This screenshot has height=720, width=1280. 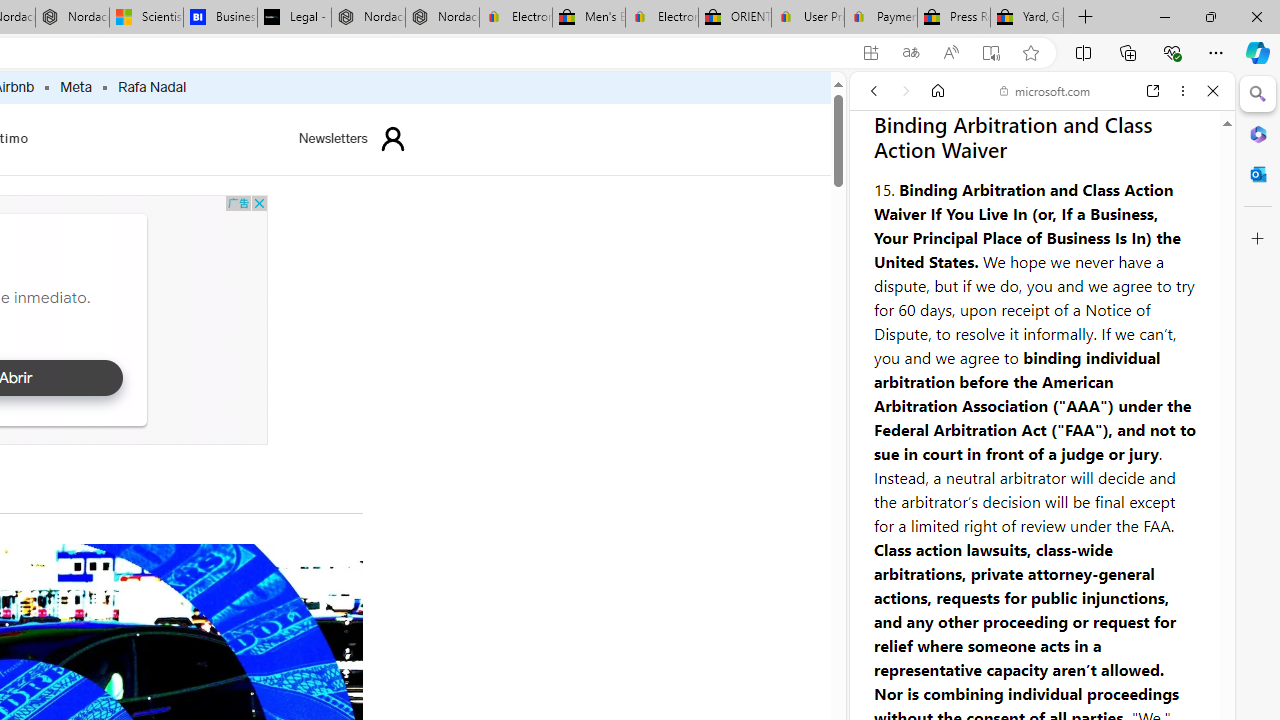 What do you see at coordinates (151, 87) in the screenshot?
I see `'Rafa Nadal'` at bounding box center [151, 87].